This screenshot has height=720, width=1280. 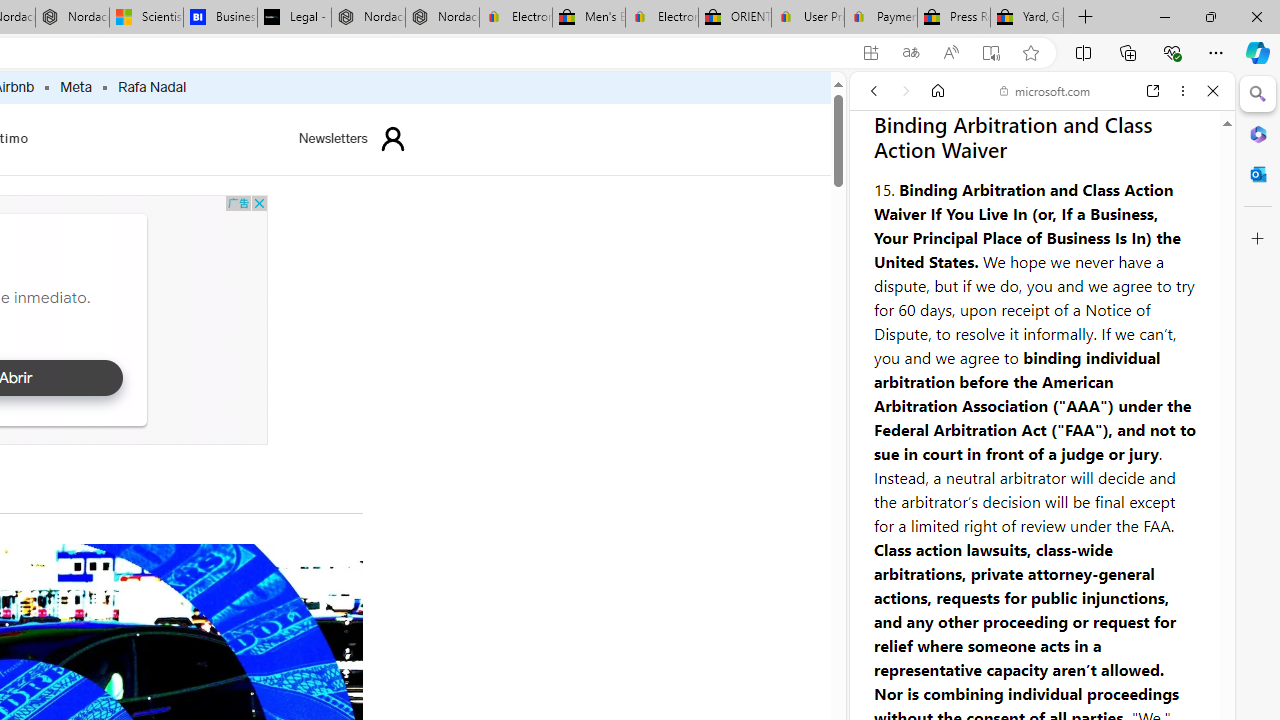 What do you see at coordinates (151, 87) in the screenshot?
I see `'Rafa Nadal'` at bounding box center [151, 87].